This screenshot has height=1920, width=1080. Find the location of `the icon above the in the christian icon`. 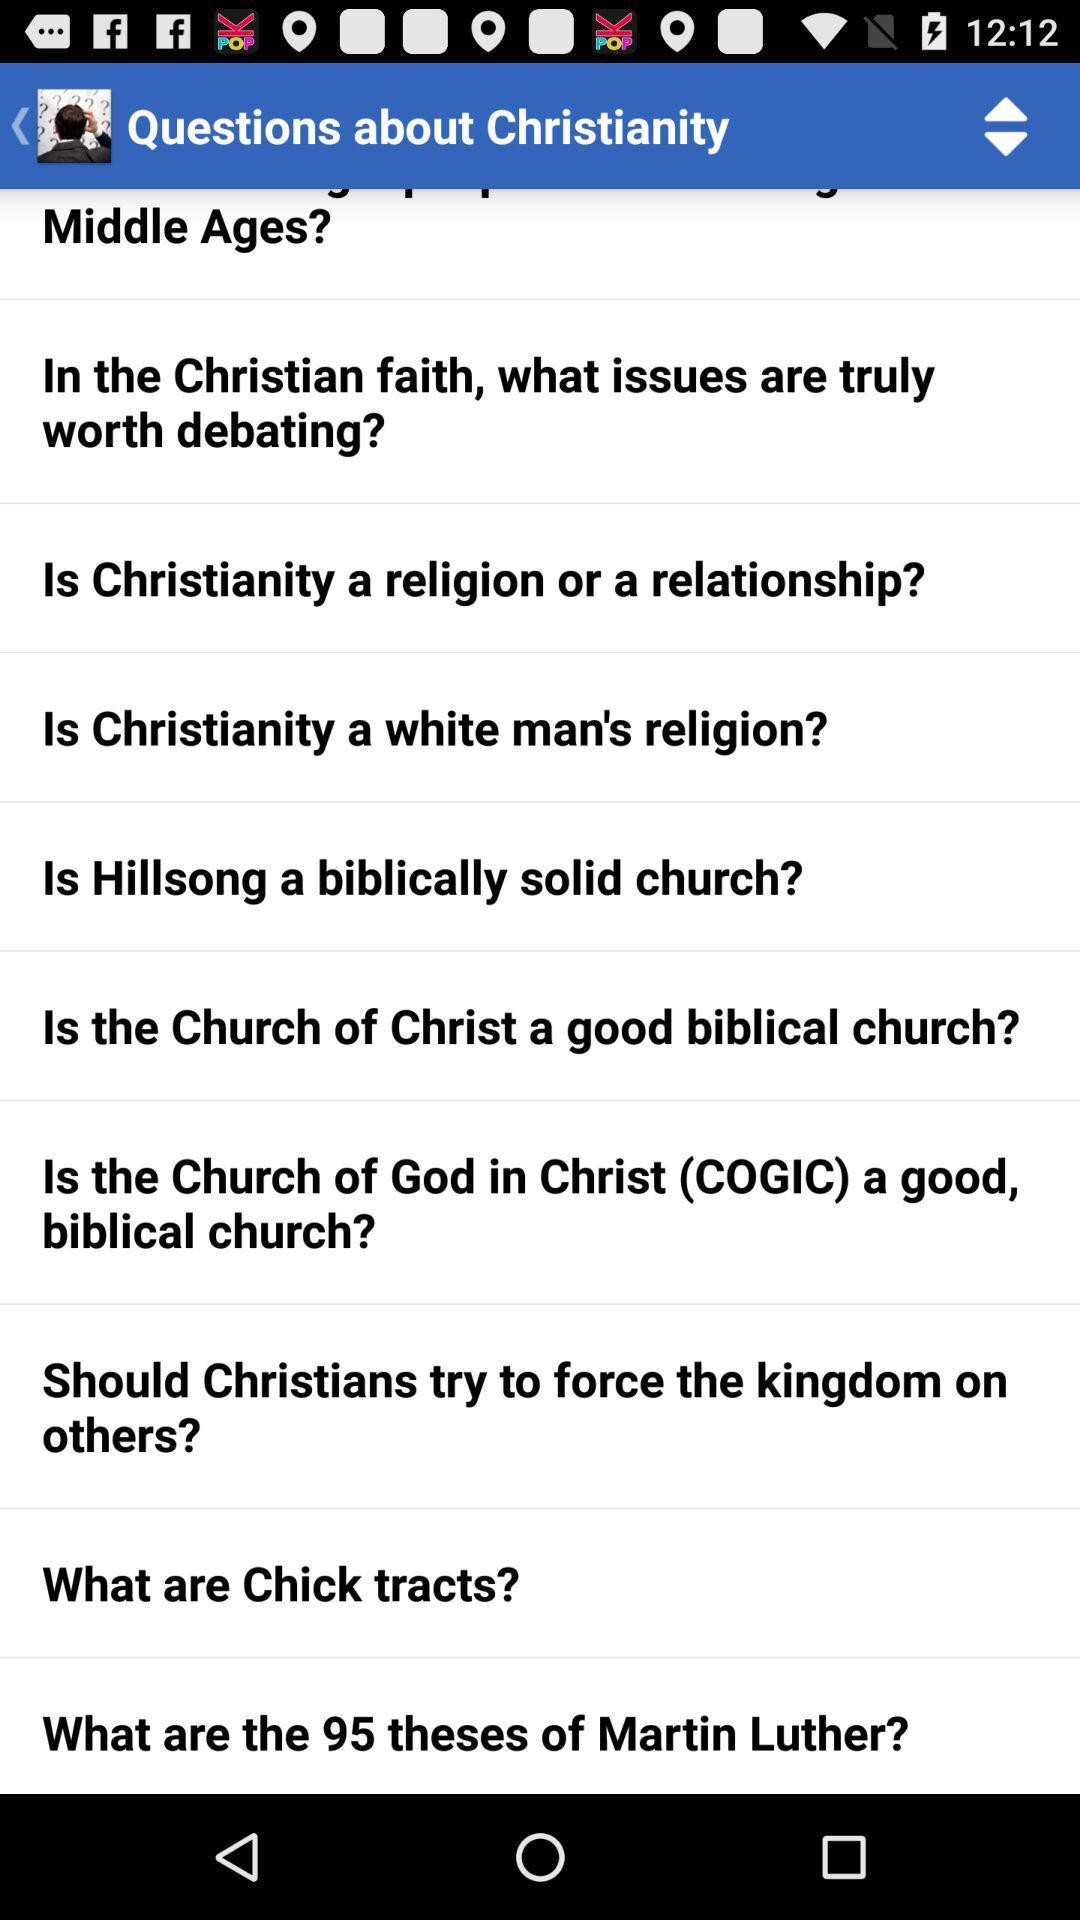

the icon above the in the christian icon is located at coordinates (540, 242).